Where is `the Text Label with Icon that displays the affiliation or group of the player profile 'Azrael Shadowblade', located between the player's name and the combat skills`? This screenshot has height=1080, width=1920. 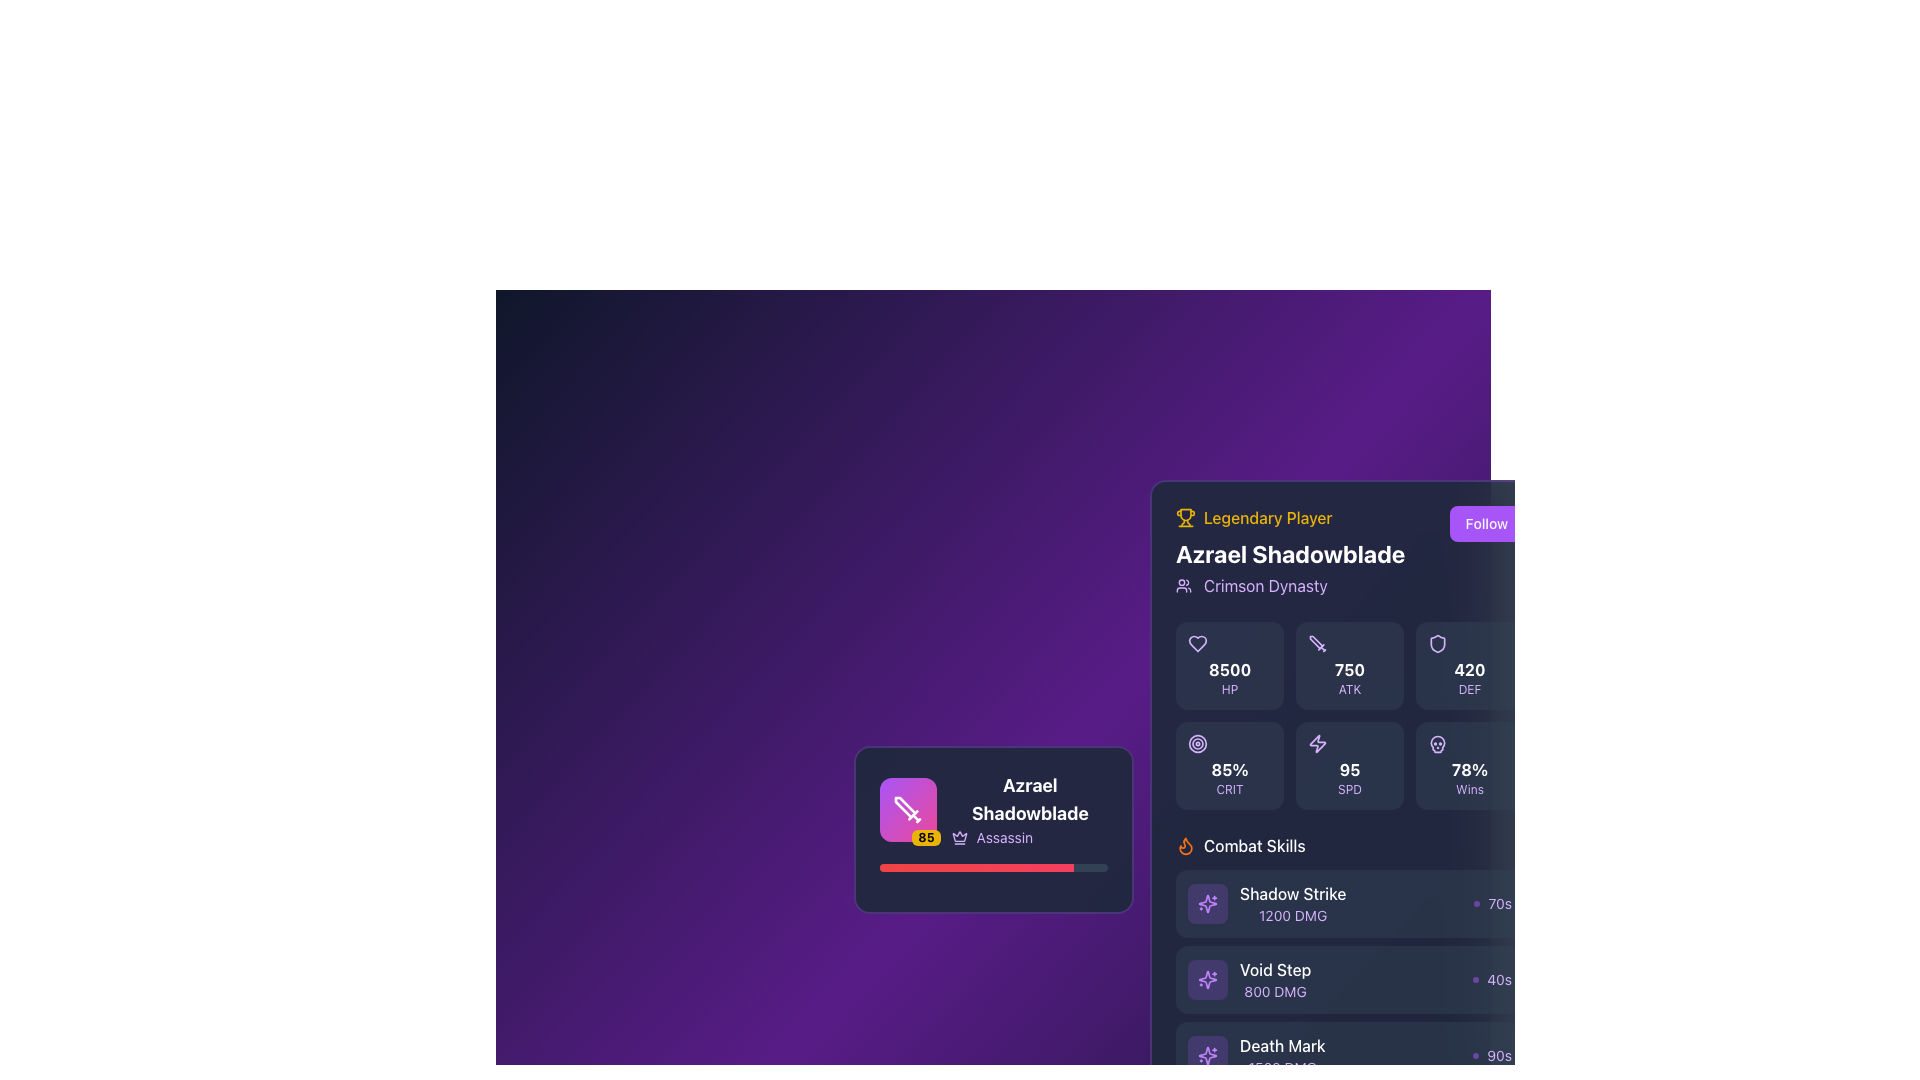
the Text Label with Icon that displays the affiliation or group of the player profile 'Azrael Shadowblade', located between the player's name and the combat skills is located at coordinates (1290, 585).